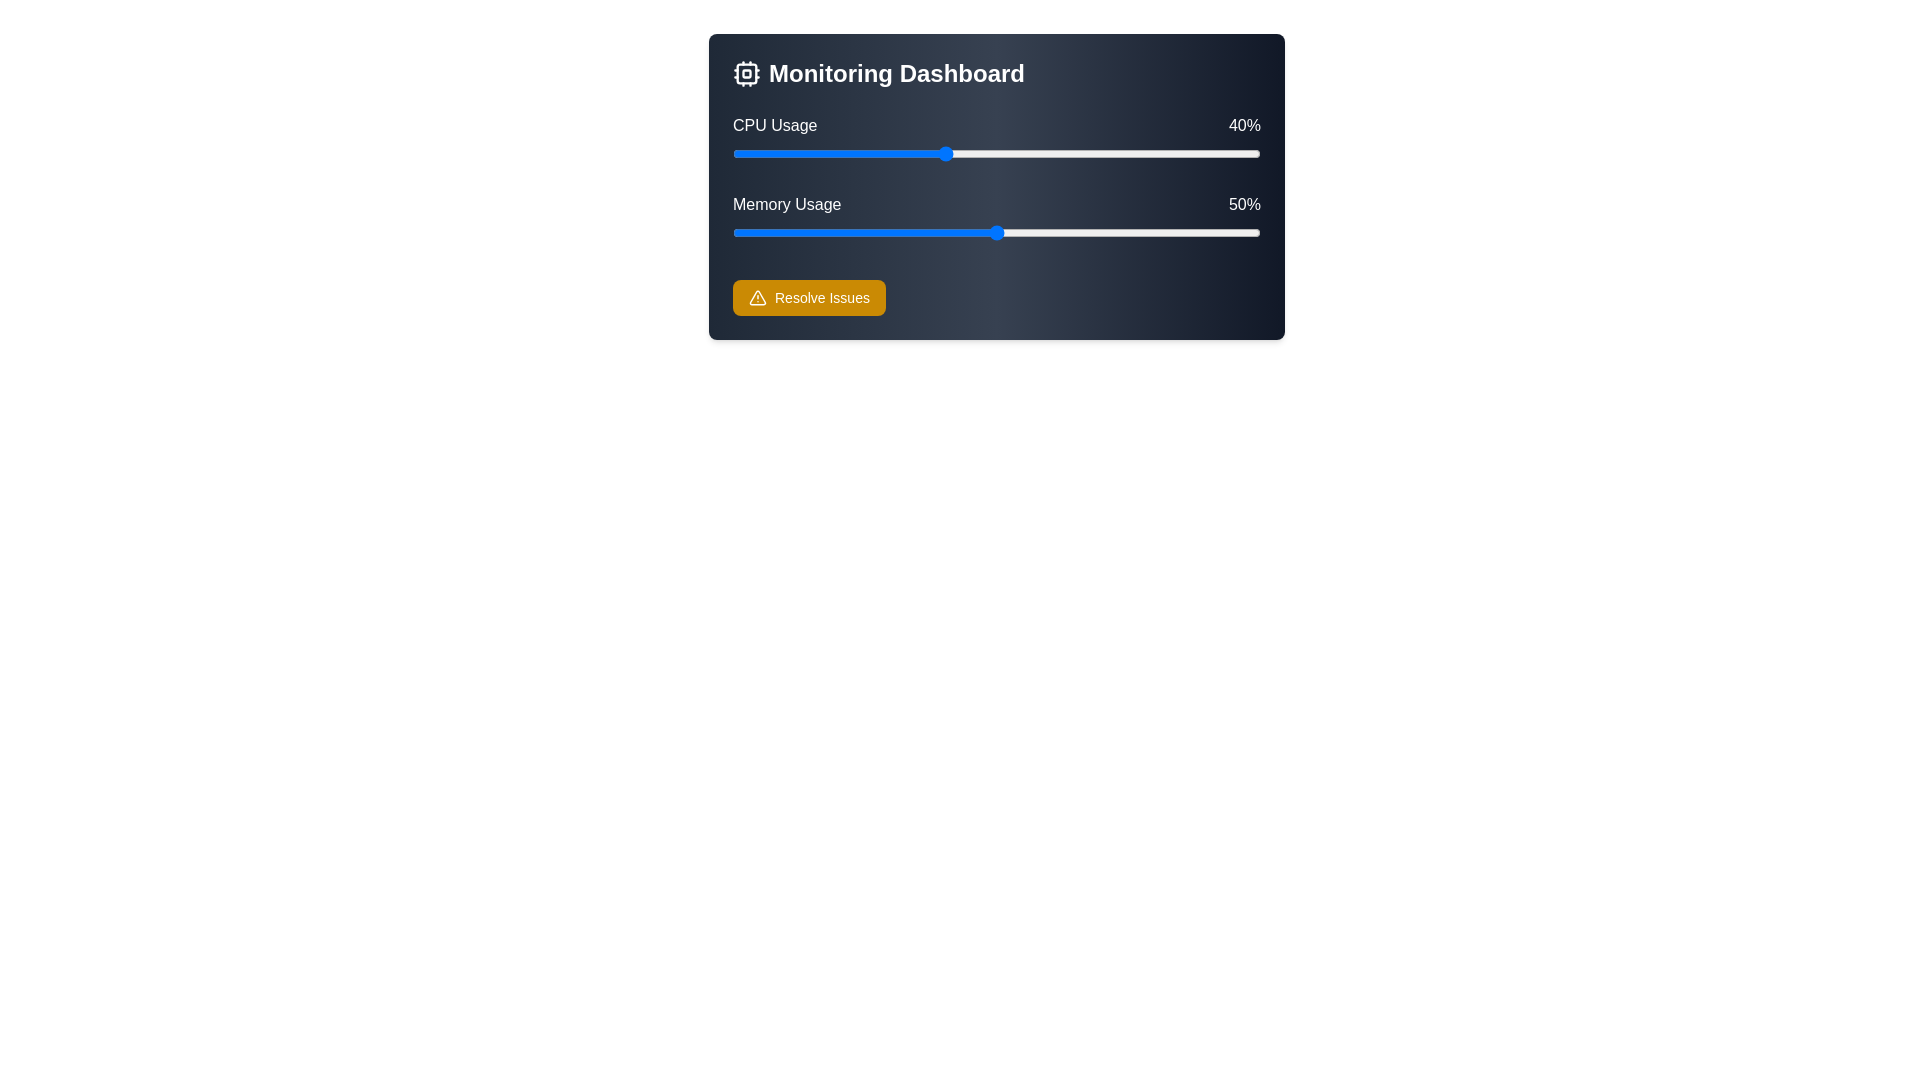  Describe the element at coordinates (997, 231) in the screenshot. I see `the horizontal range slider located just below the 'Memory Usage' label and adjacent to the '50%' percentage label` at that location.